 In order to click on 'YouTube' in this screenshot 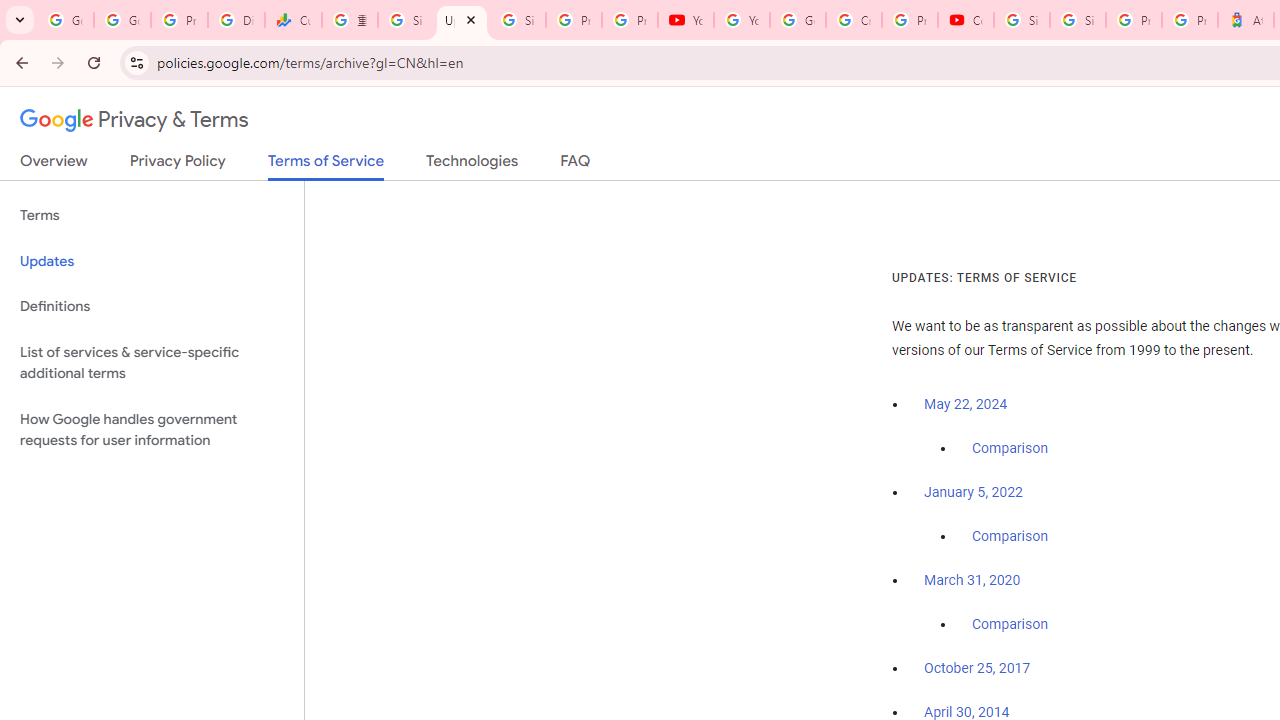, I will do `click(741, 20)`.